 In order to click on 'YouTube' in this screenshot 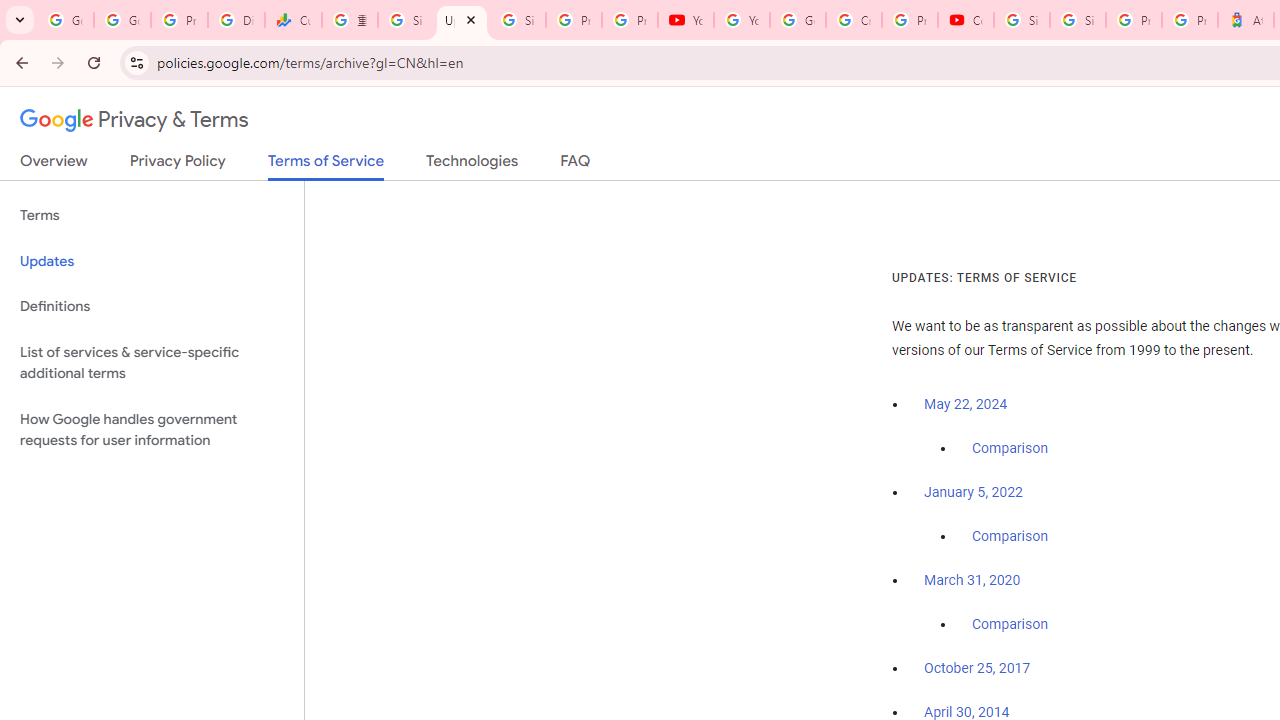, I will do `click(741, 20)`.